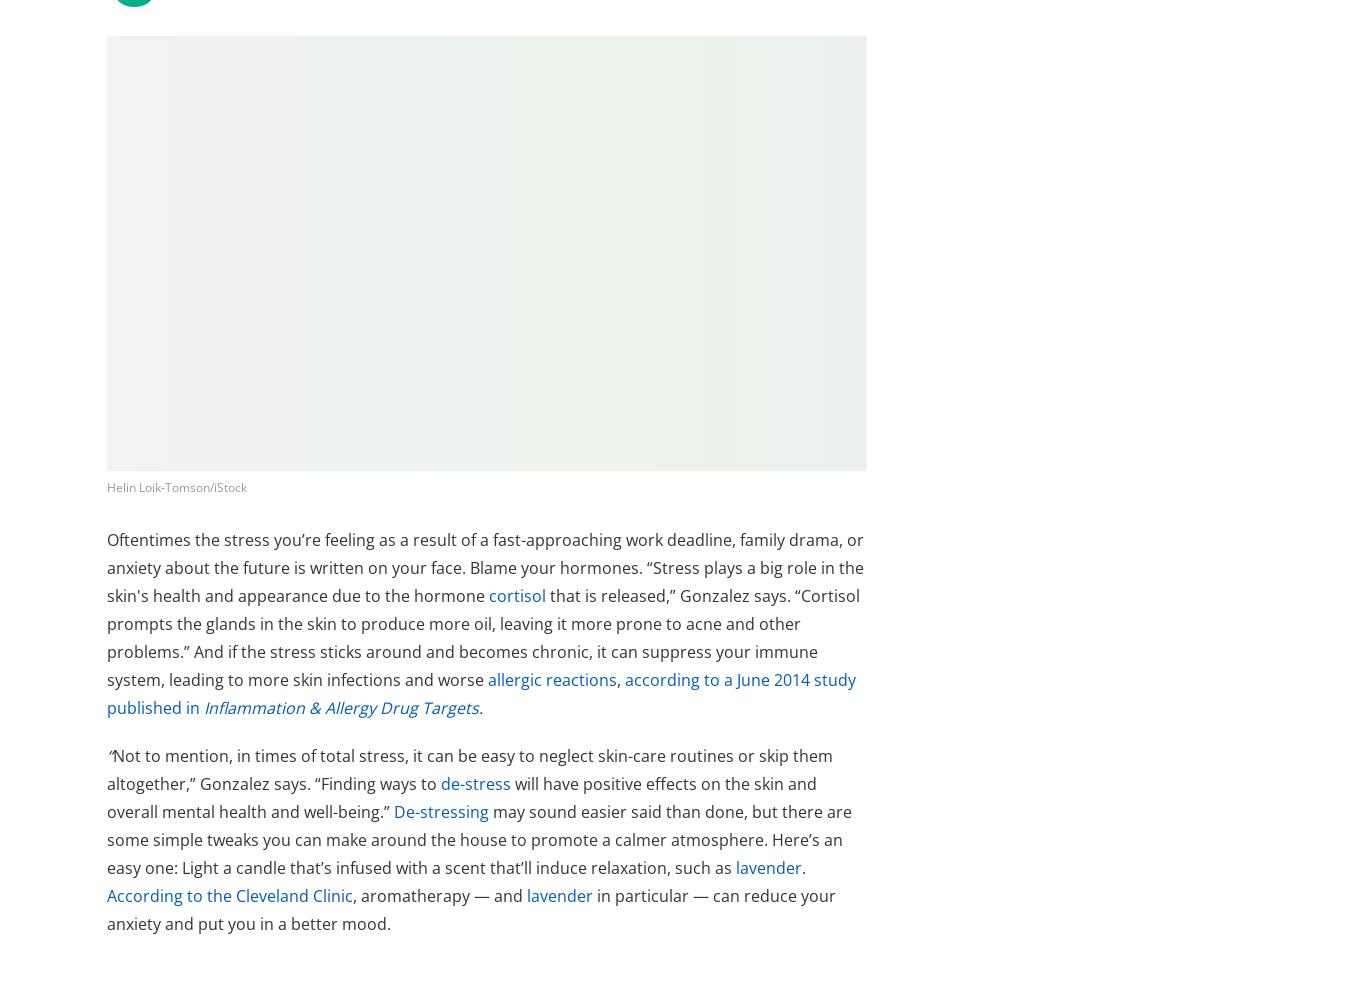  Describe the element at coordinates (106, 838) in the screenshot. I see `'may sound easier said than done, but there are some simple tweaks you can make around the house to promote a calmer atmosphere. Here’s an easy one: Light a candle that’s infused with a scent that’ll induce relaxation, such as'` at that location.